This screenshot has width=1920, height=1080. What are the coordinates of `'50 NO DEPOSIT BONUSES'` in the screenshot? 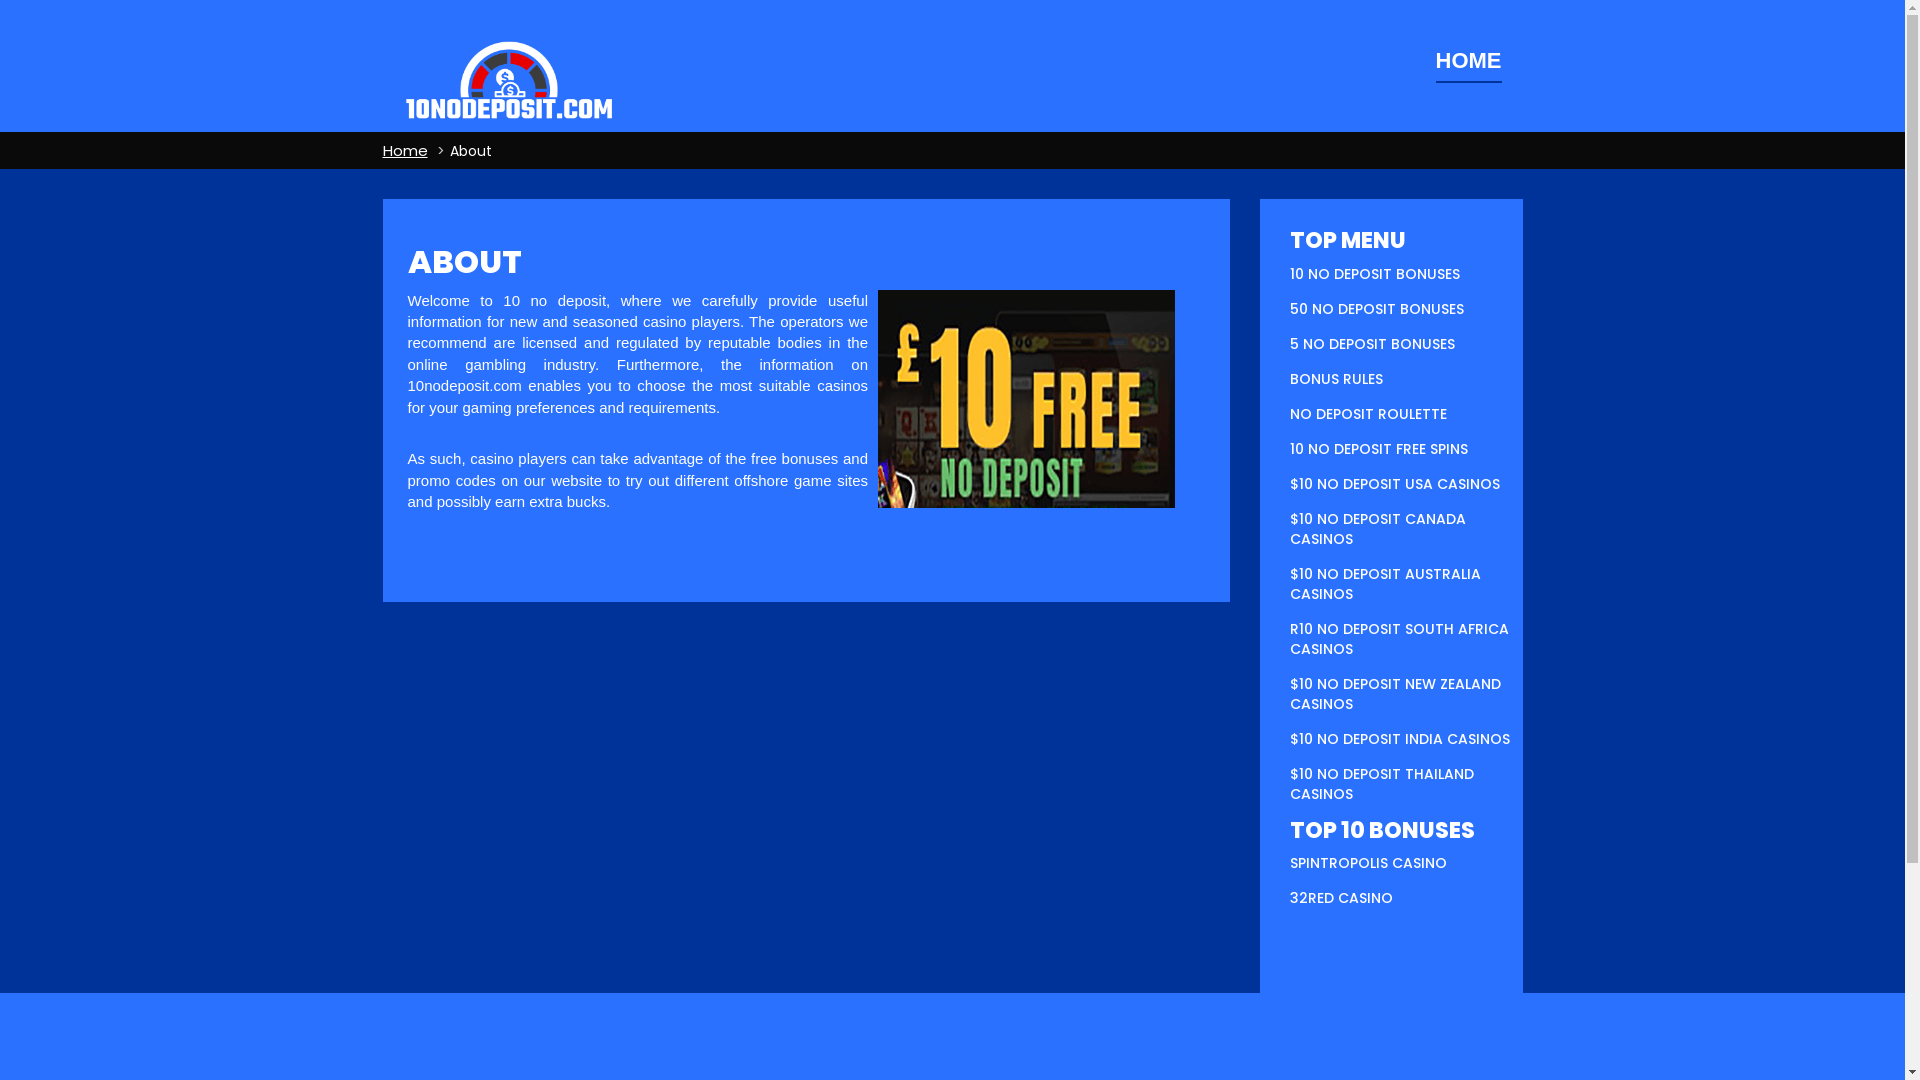 It's located at (1376, 308).